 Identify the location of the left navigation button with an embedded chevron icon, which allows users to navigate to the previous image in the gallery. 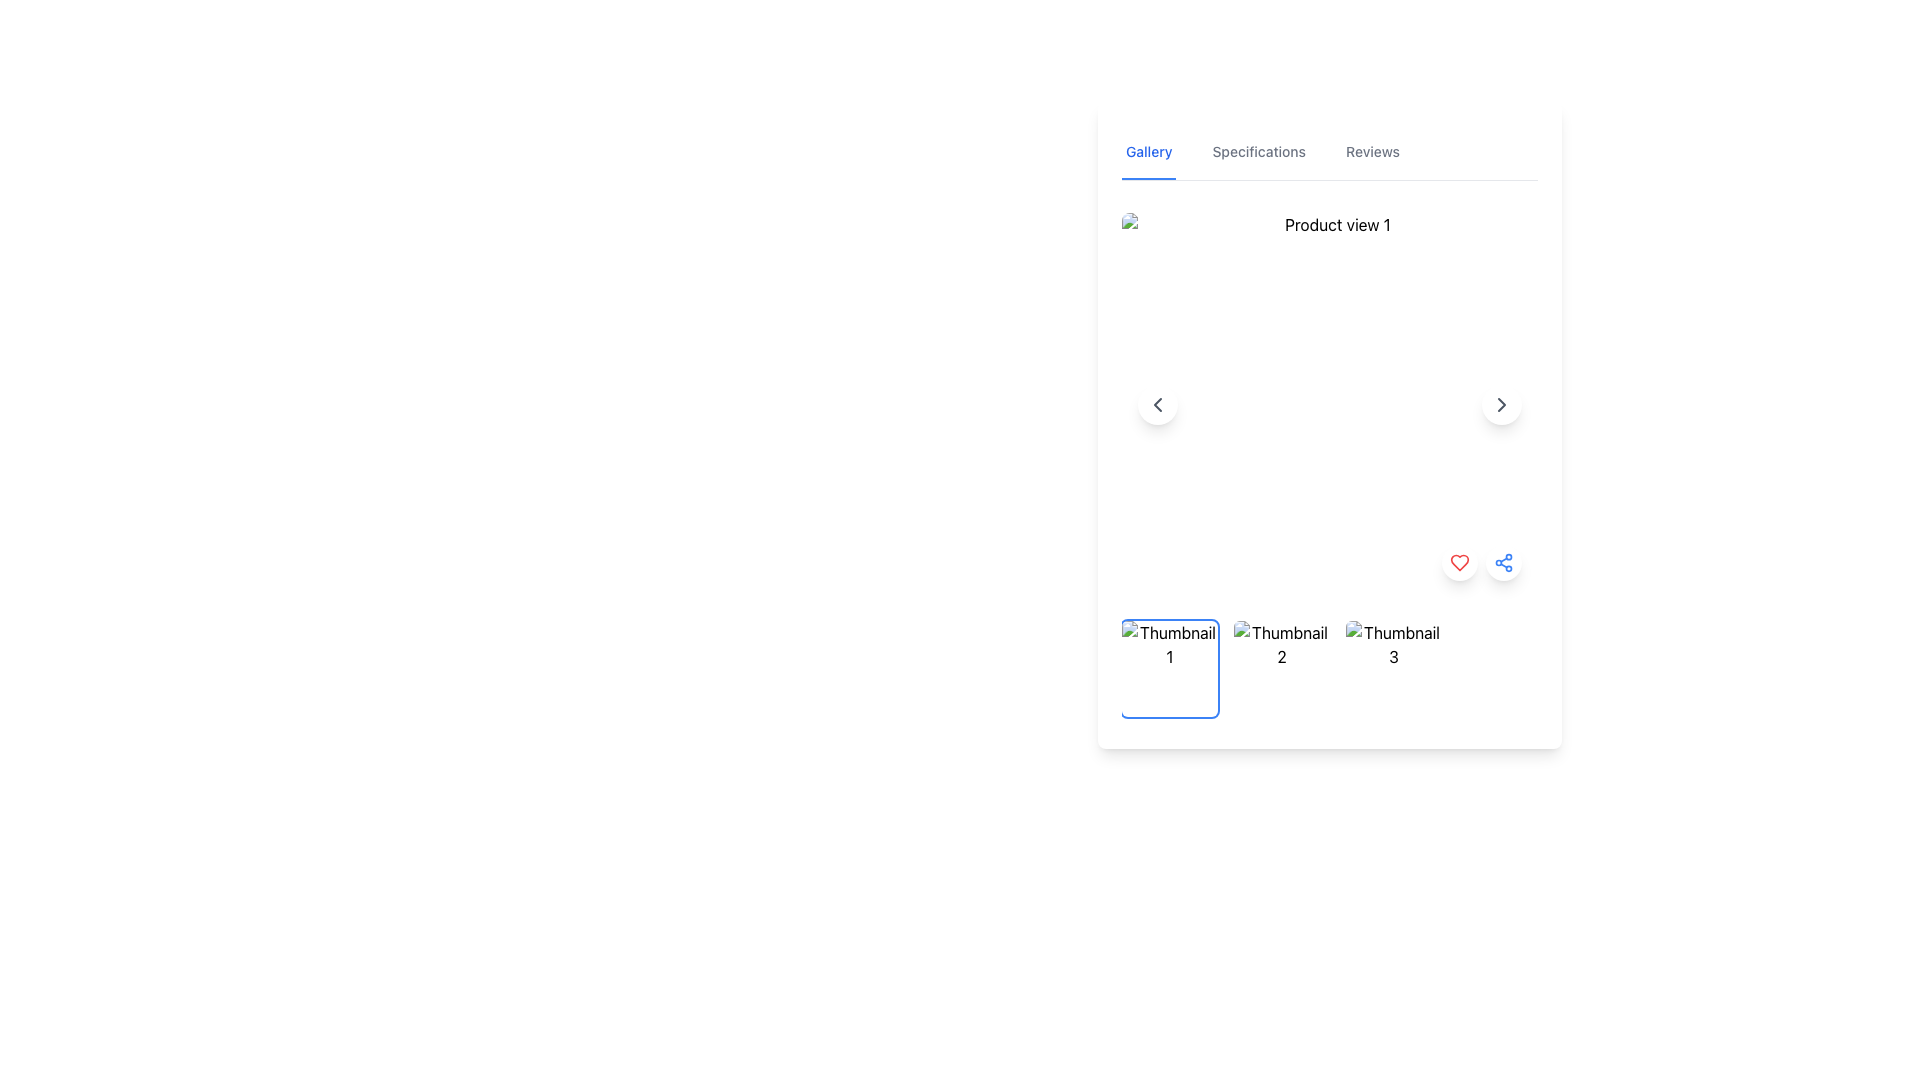
(1157, 405).